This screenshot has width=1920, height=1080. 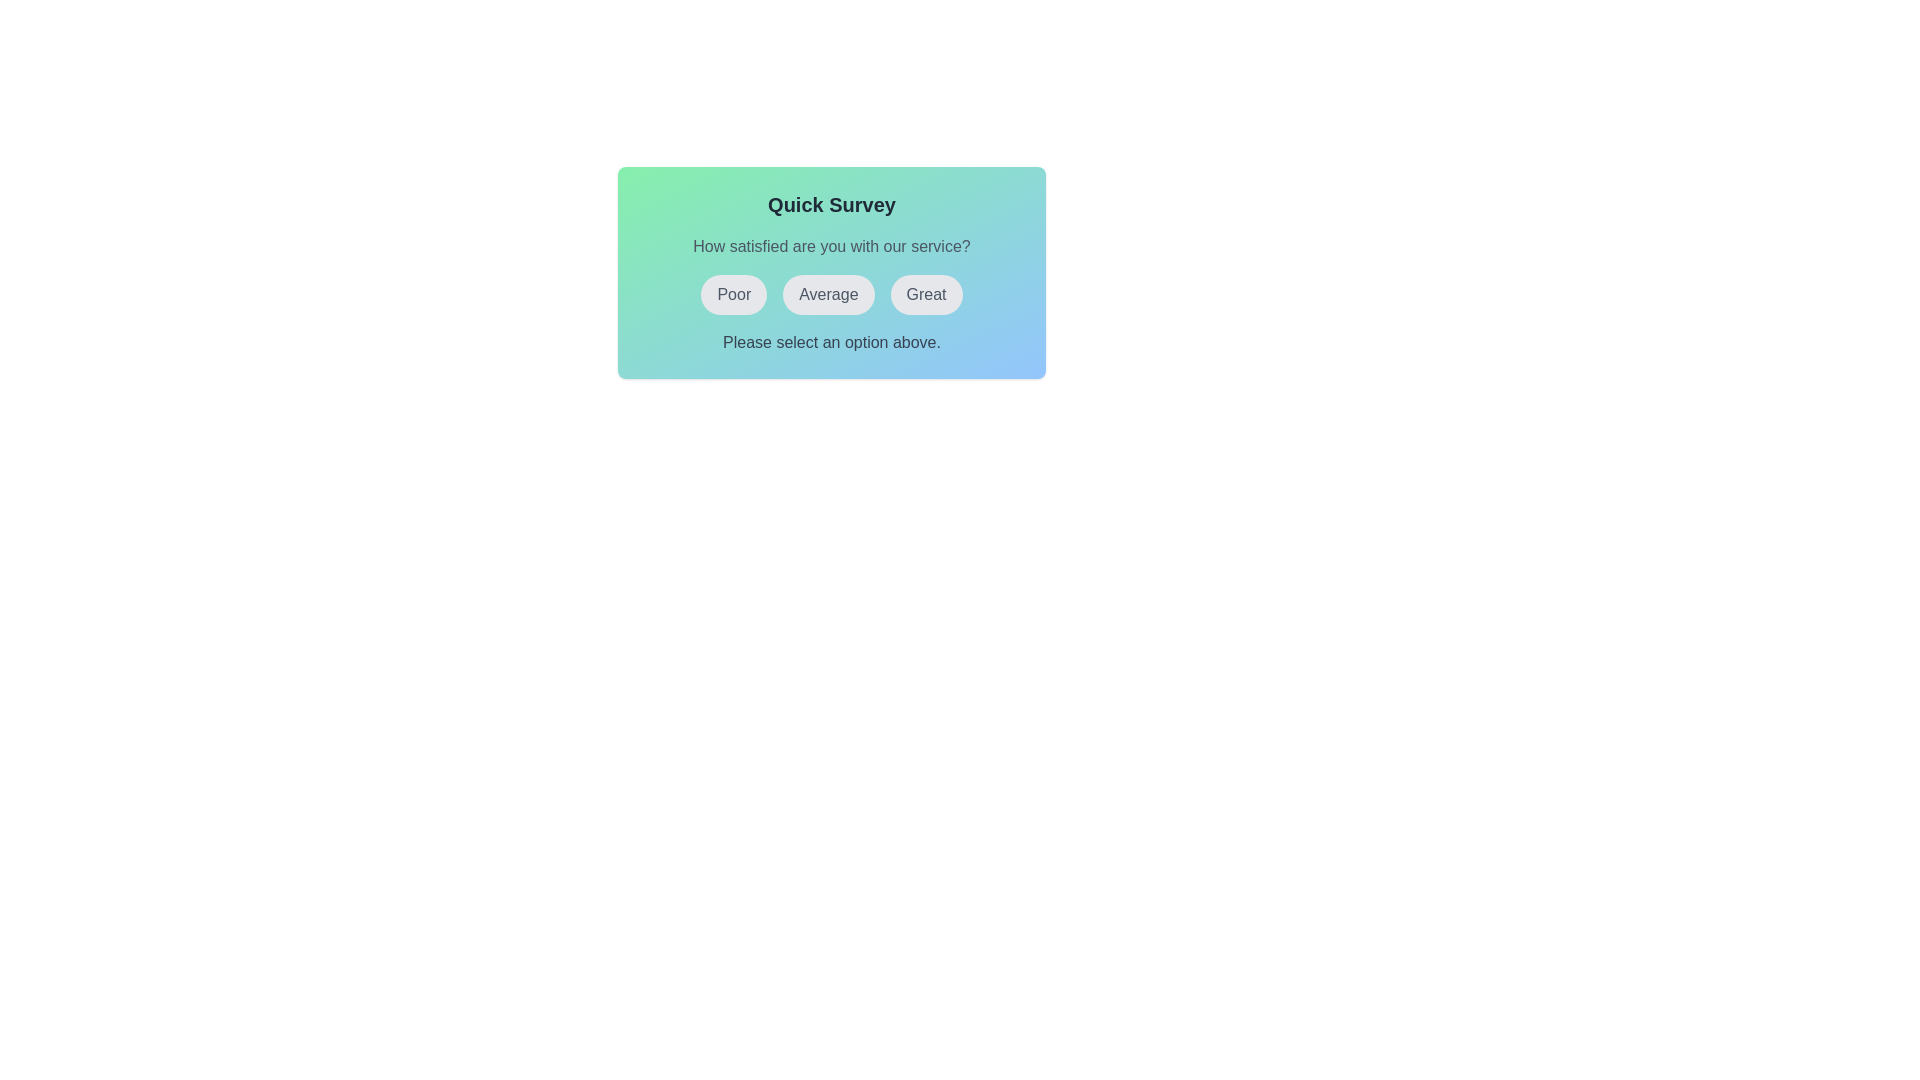 What do you see at coordinates (828, 294) in the screenshot?
I see `the button labeled Average` at bounding box center [828, 294].